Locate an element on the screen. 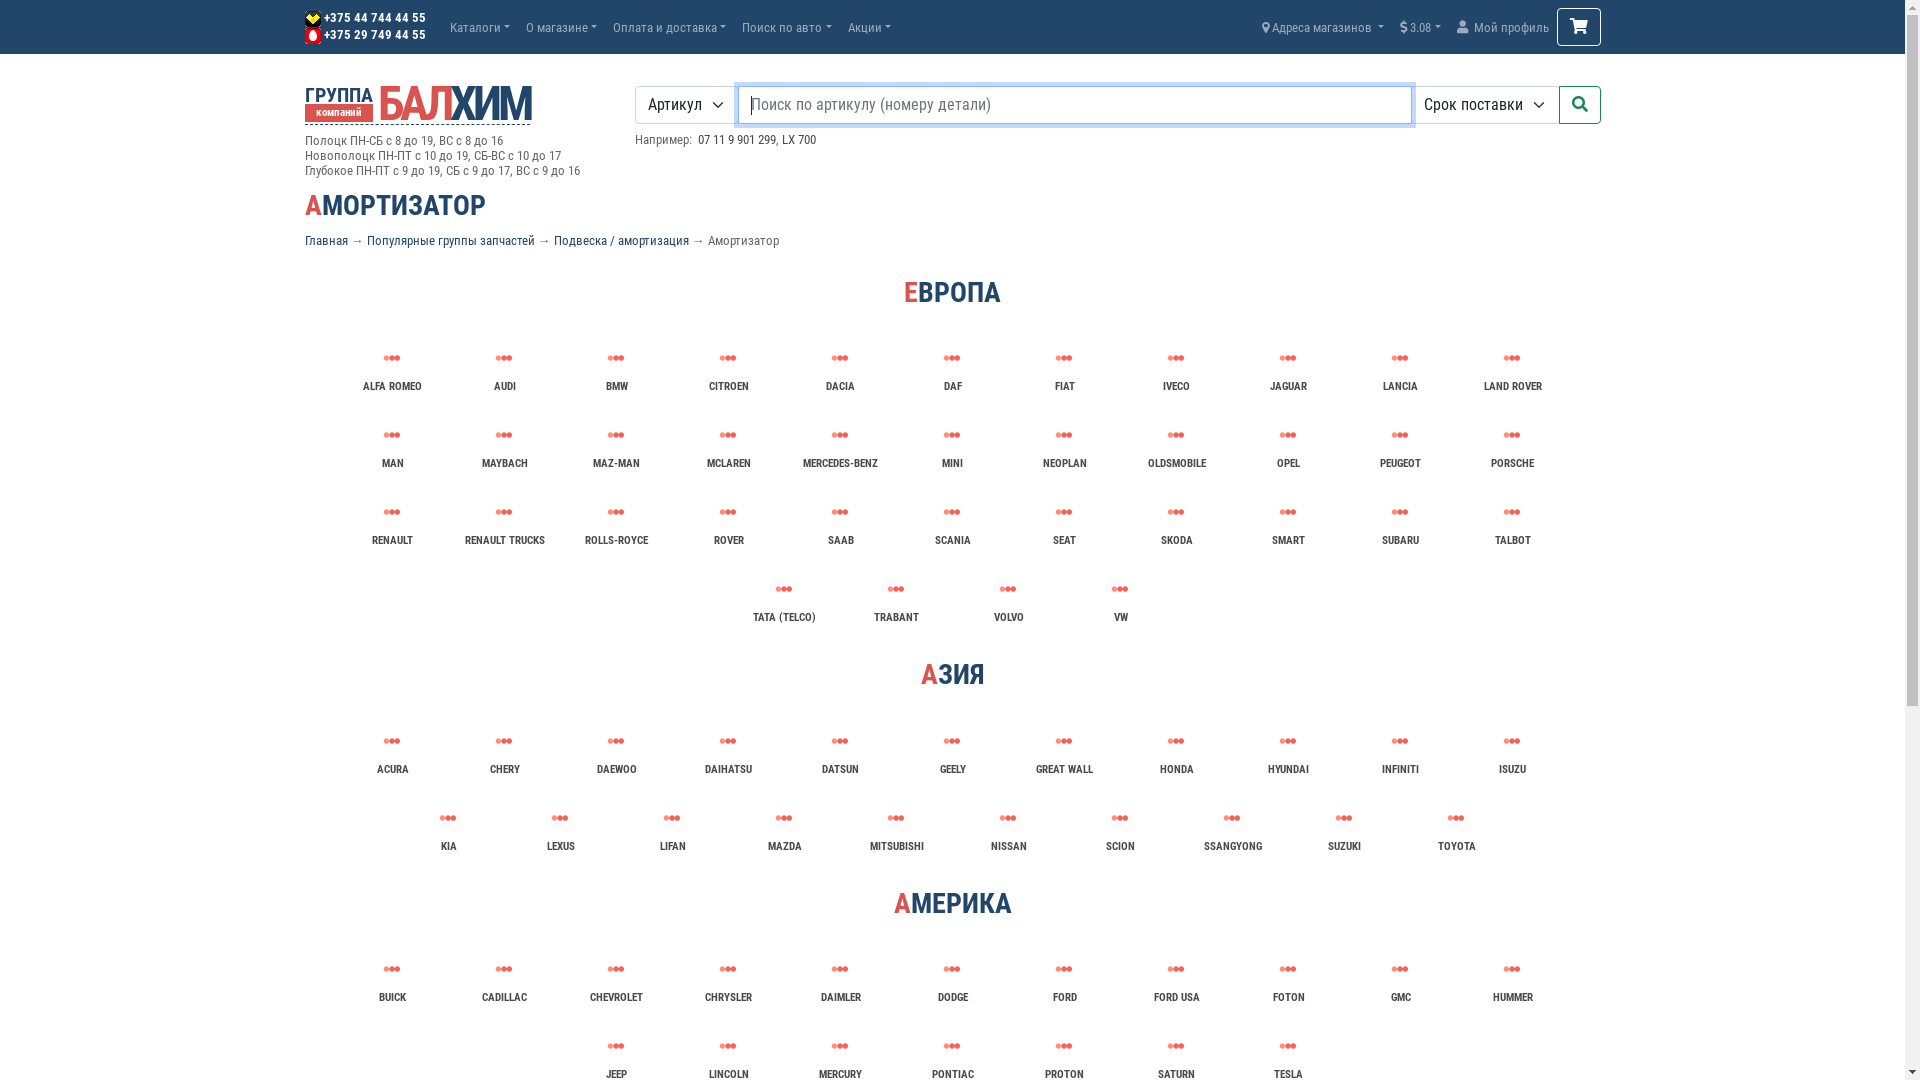 The width and height of the screenshot is (1920, 1080). 'SCION' is located at coordinates (1120, 825).